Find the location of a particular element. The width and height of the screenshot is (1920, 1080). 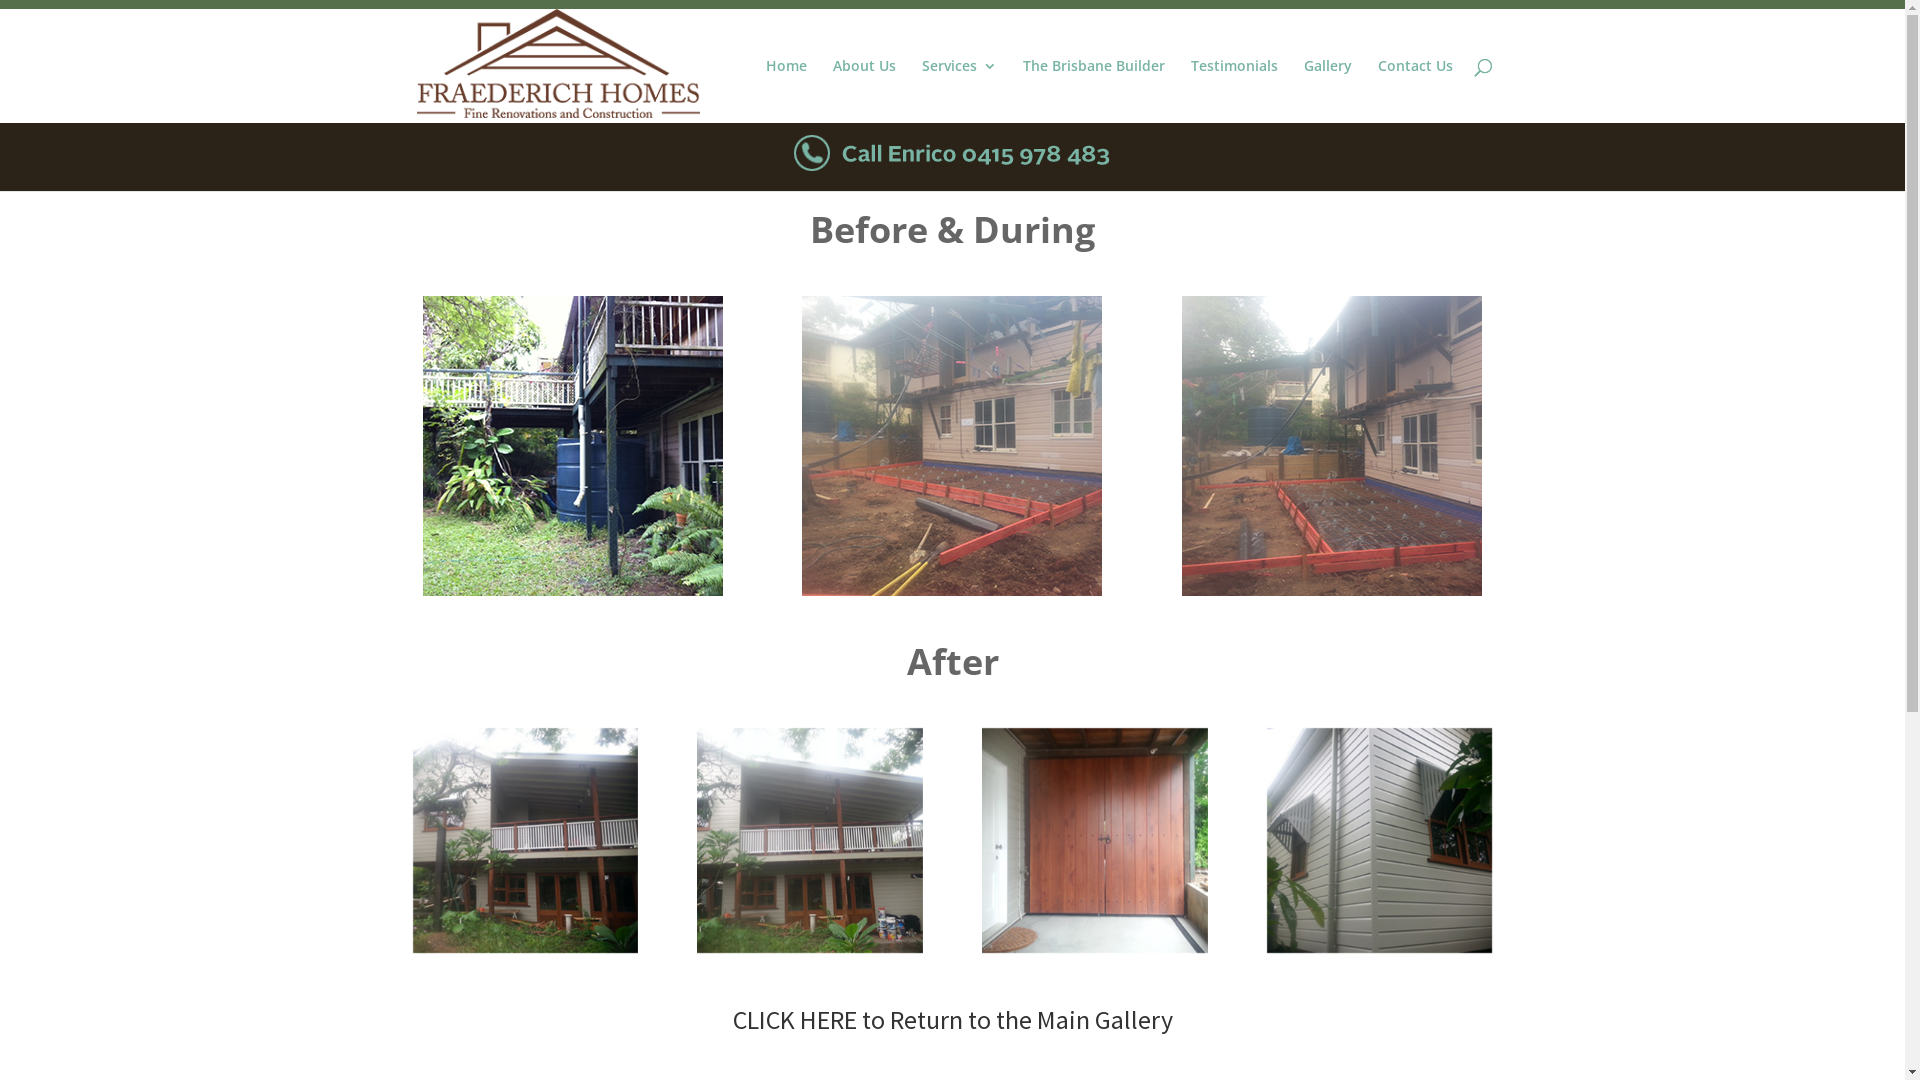

'Extend Upstairs and Down After 03' is located at coordinates (1093, 840).